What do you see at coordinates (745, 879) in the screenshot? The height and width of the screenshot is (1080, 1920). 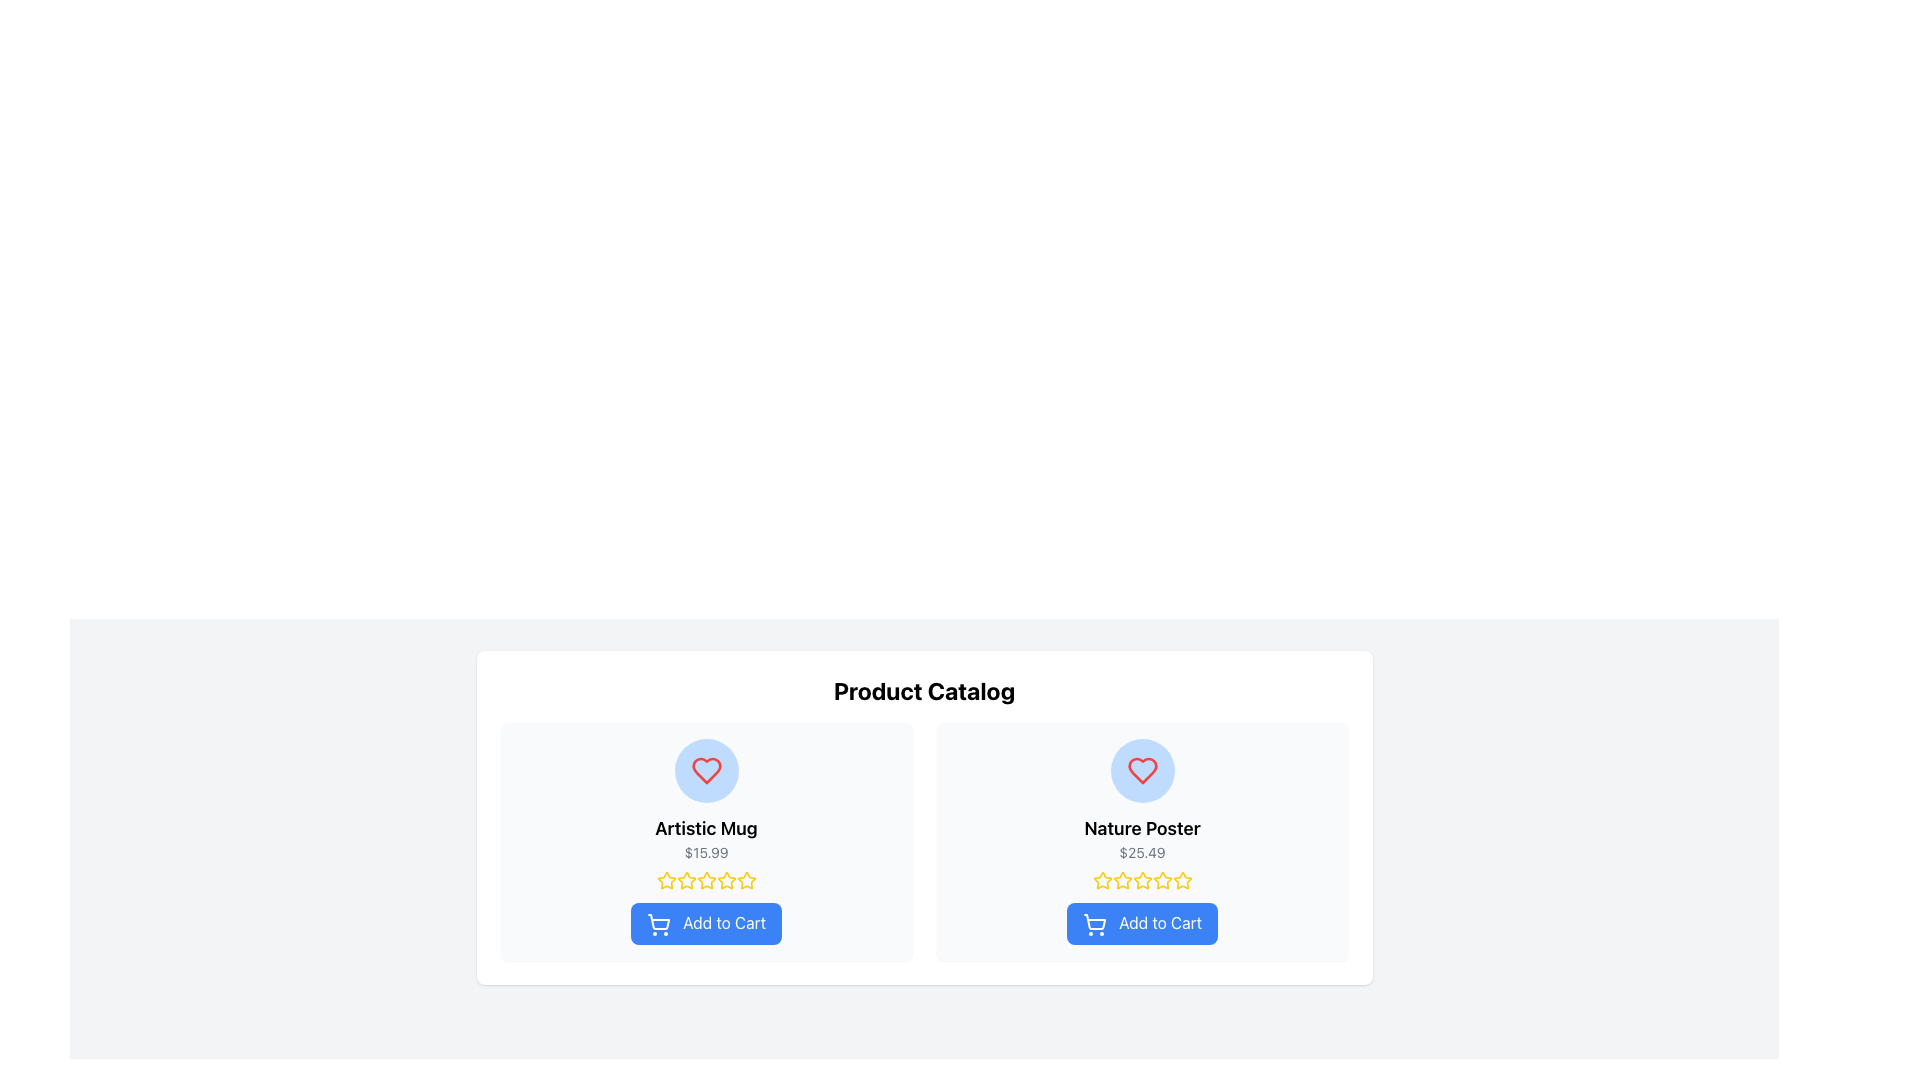 I see `the fifth and rightmost star in the row of five stars under the product information for 'Artistic Mug' to adjust the rating` at bounding box center [745, 879].